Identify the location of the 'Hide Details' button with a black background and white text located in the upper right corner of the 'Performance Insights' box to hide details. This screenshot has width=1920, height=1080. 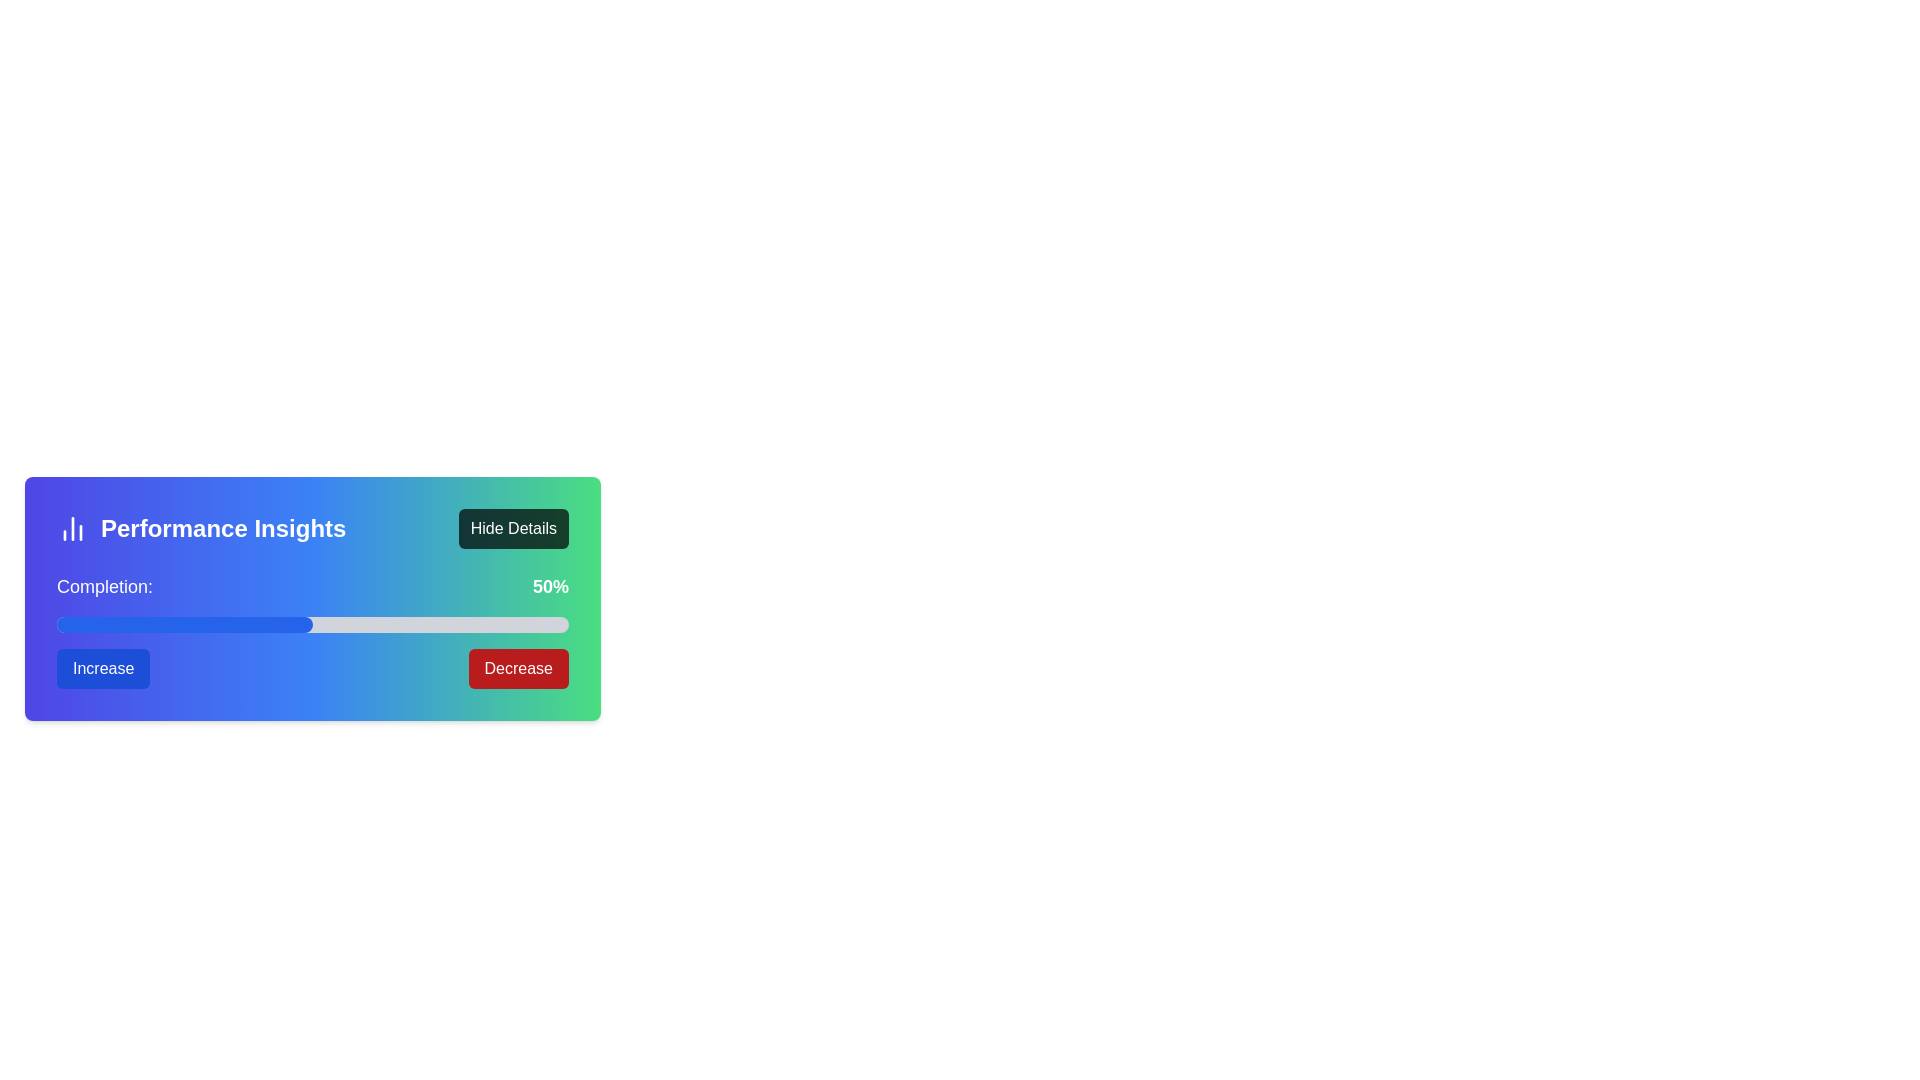
(513, 527).